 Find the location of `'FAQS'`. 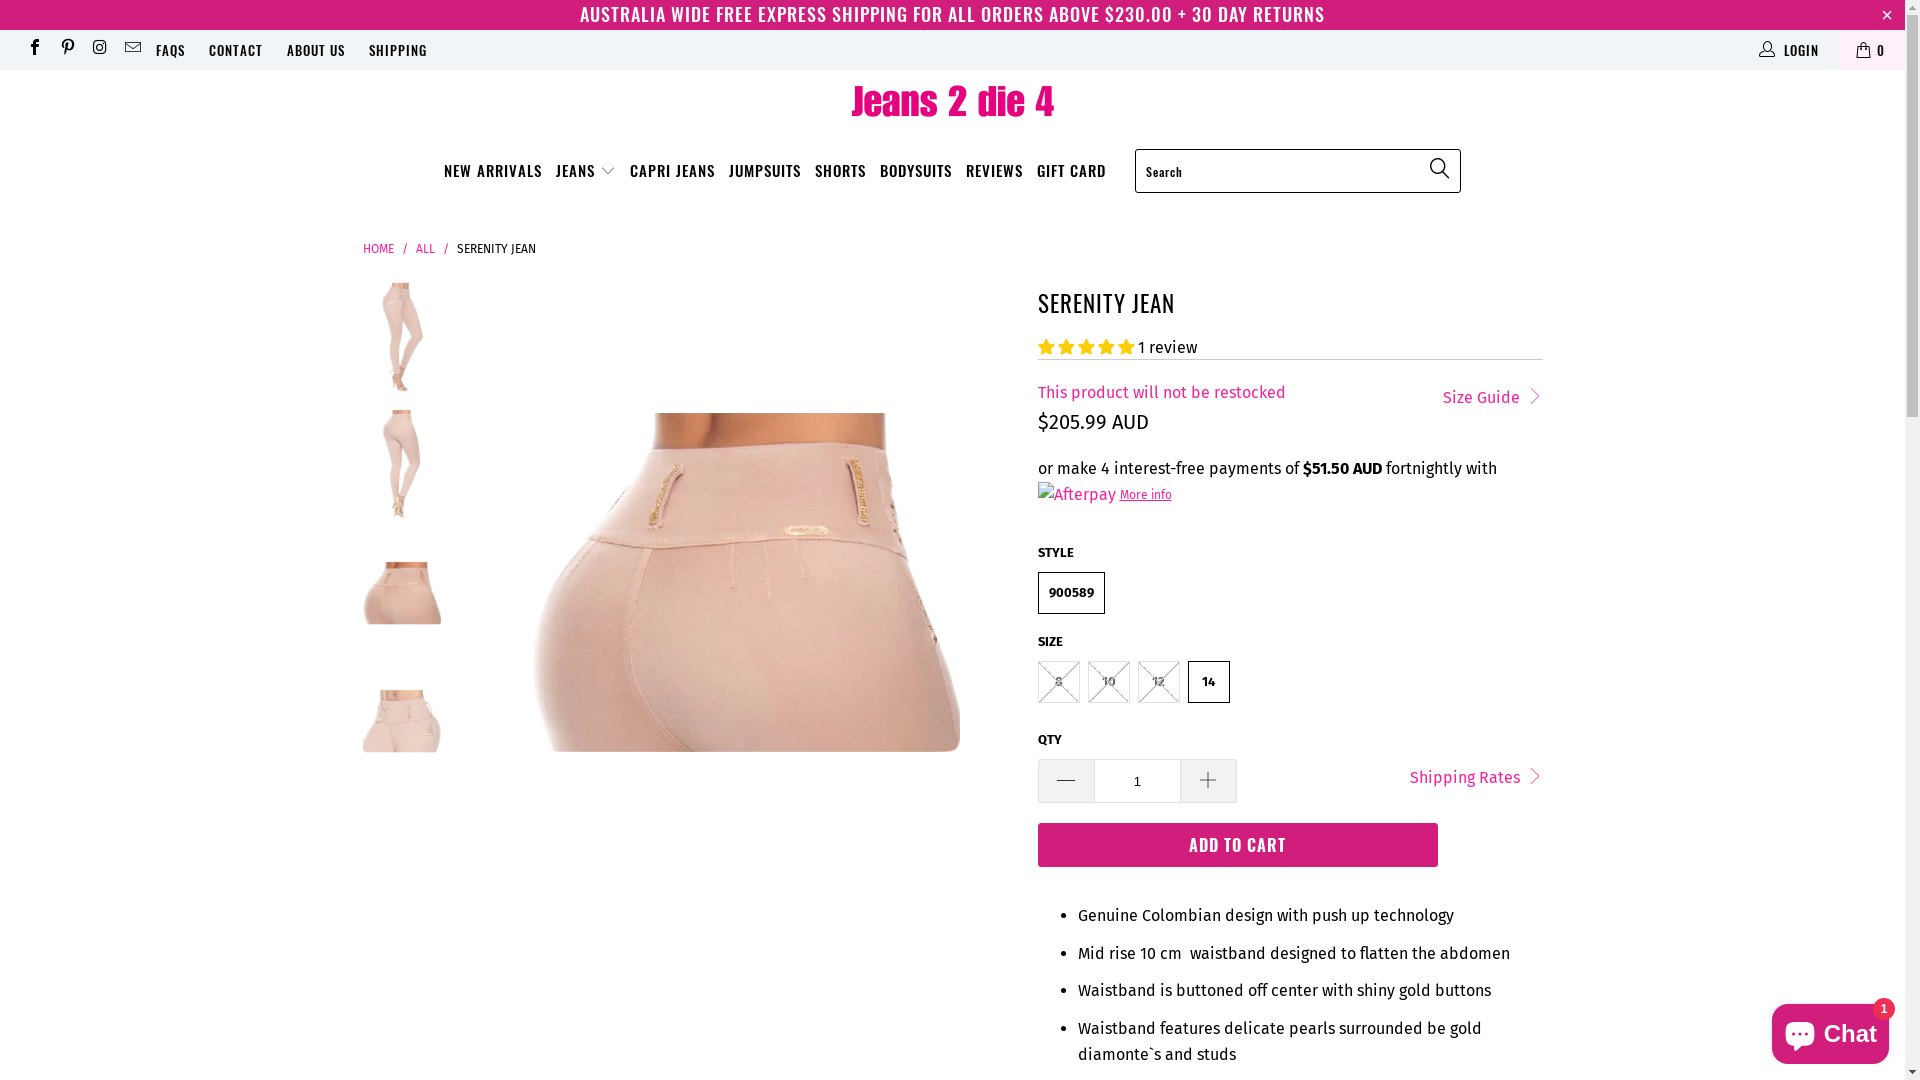

'FAQS' is located at coordinates (155, 49).